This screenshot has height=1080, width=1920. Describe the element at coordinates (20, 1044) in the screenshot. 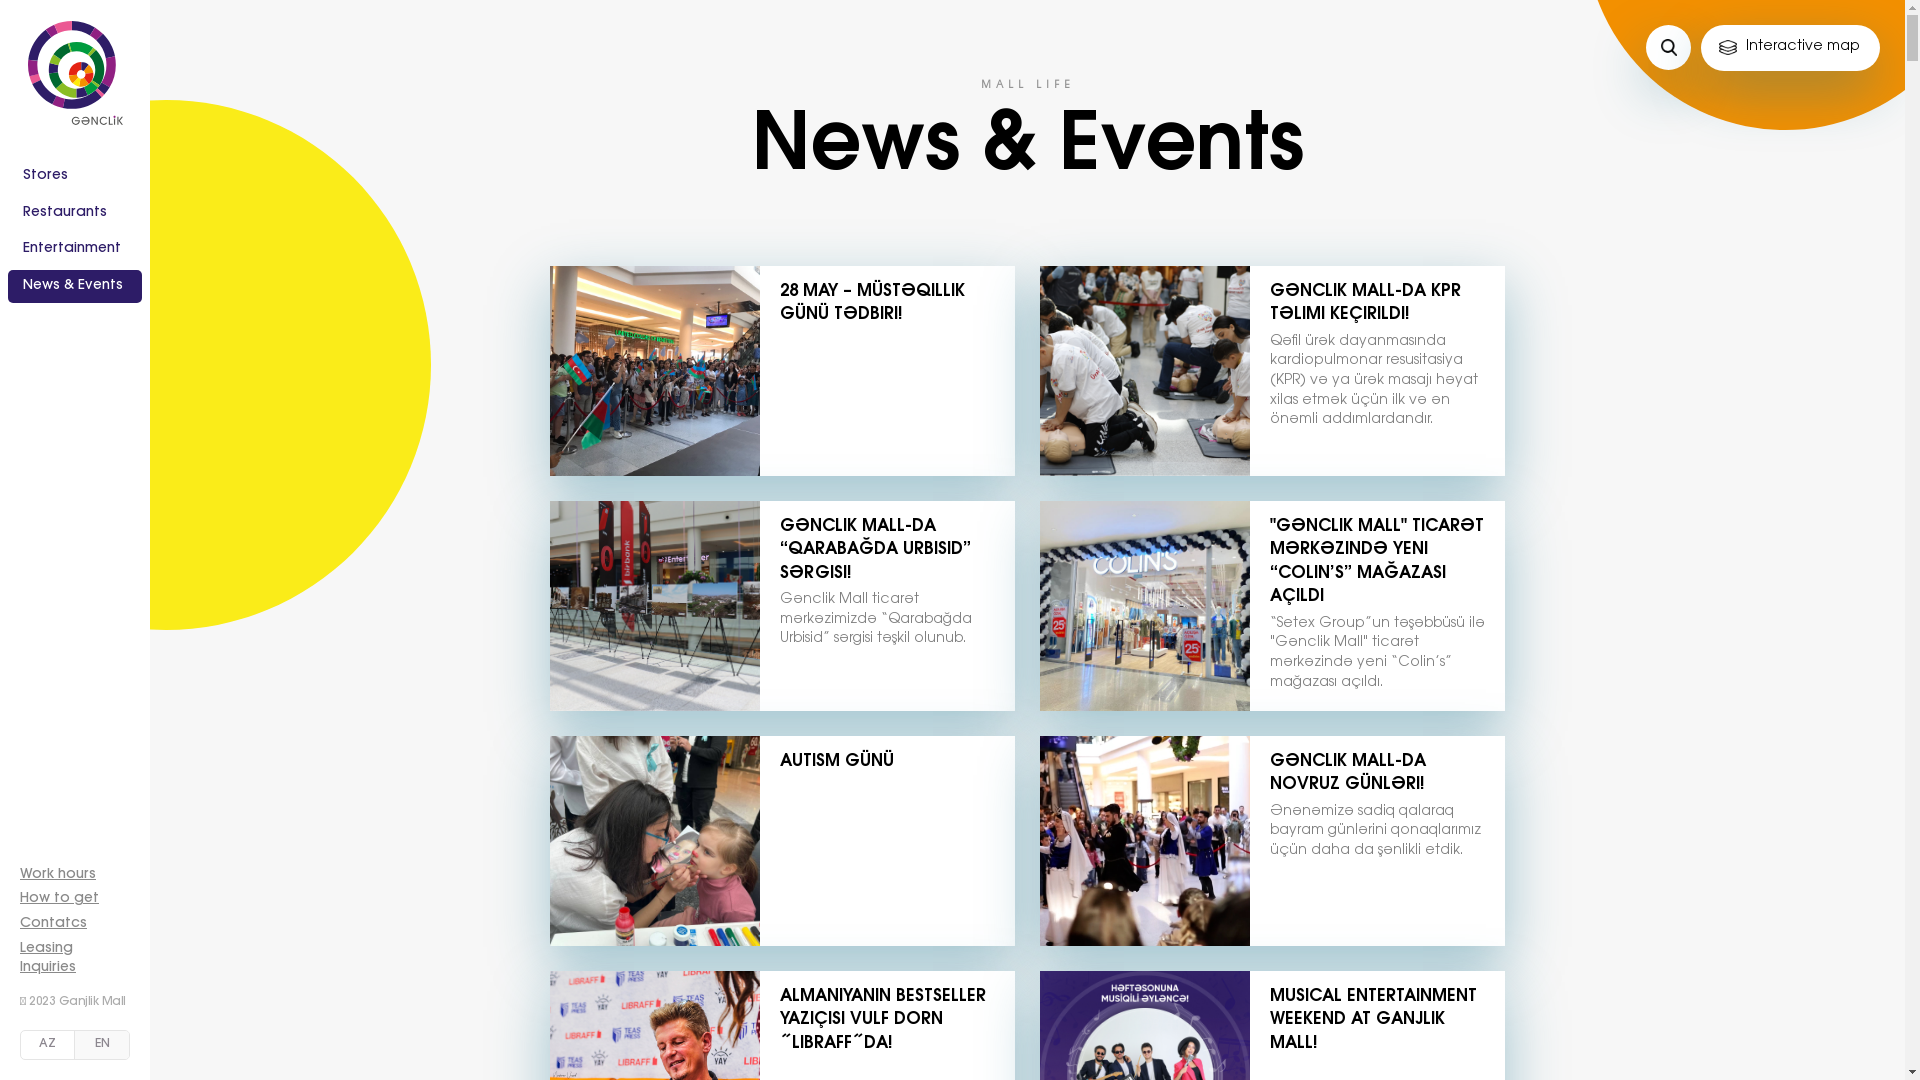

I see `'AZ'` at that location.